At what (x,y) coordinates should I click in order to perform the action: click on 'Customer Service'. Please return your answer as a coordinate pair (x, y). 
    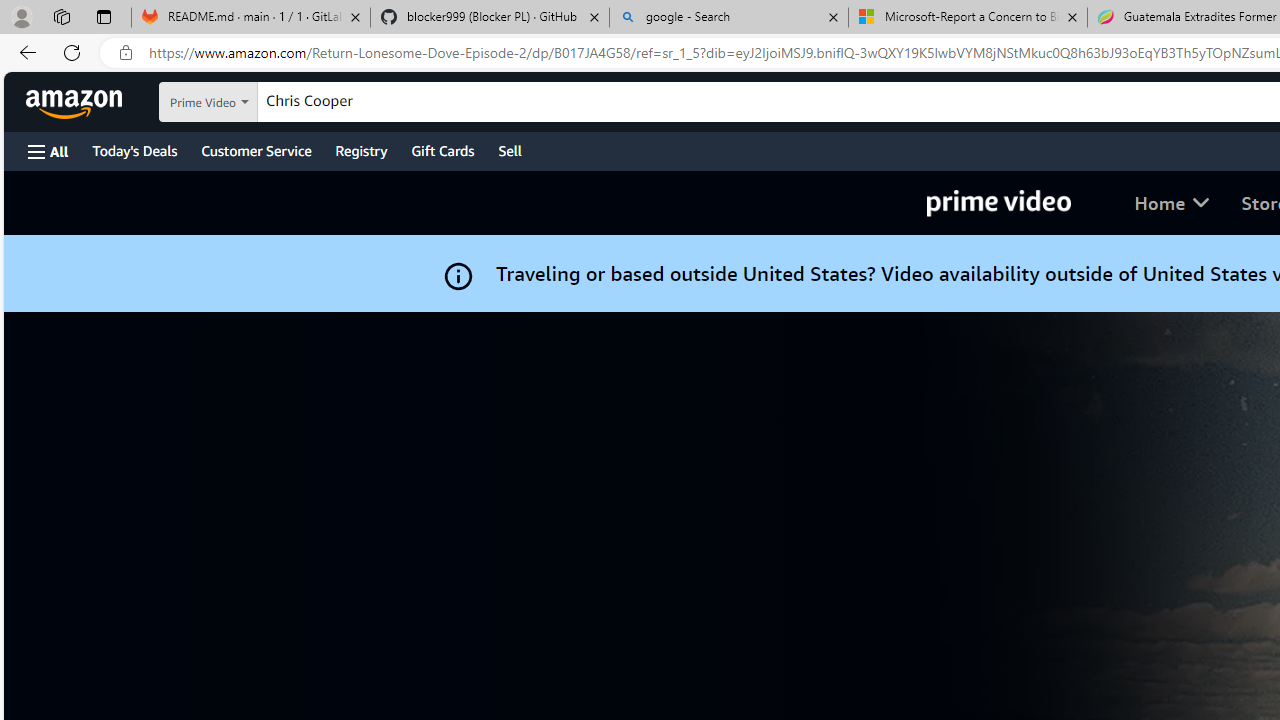
    Looking at the image, I should click on (255, 149).